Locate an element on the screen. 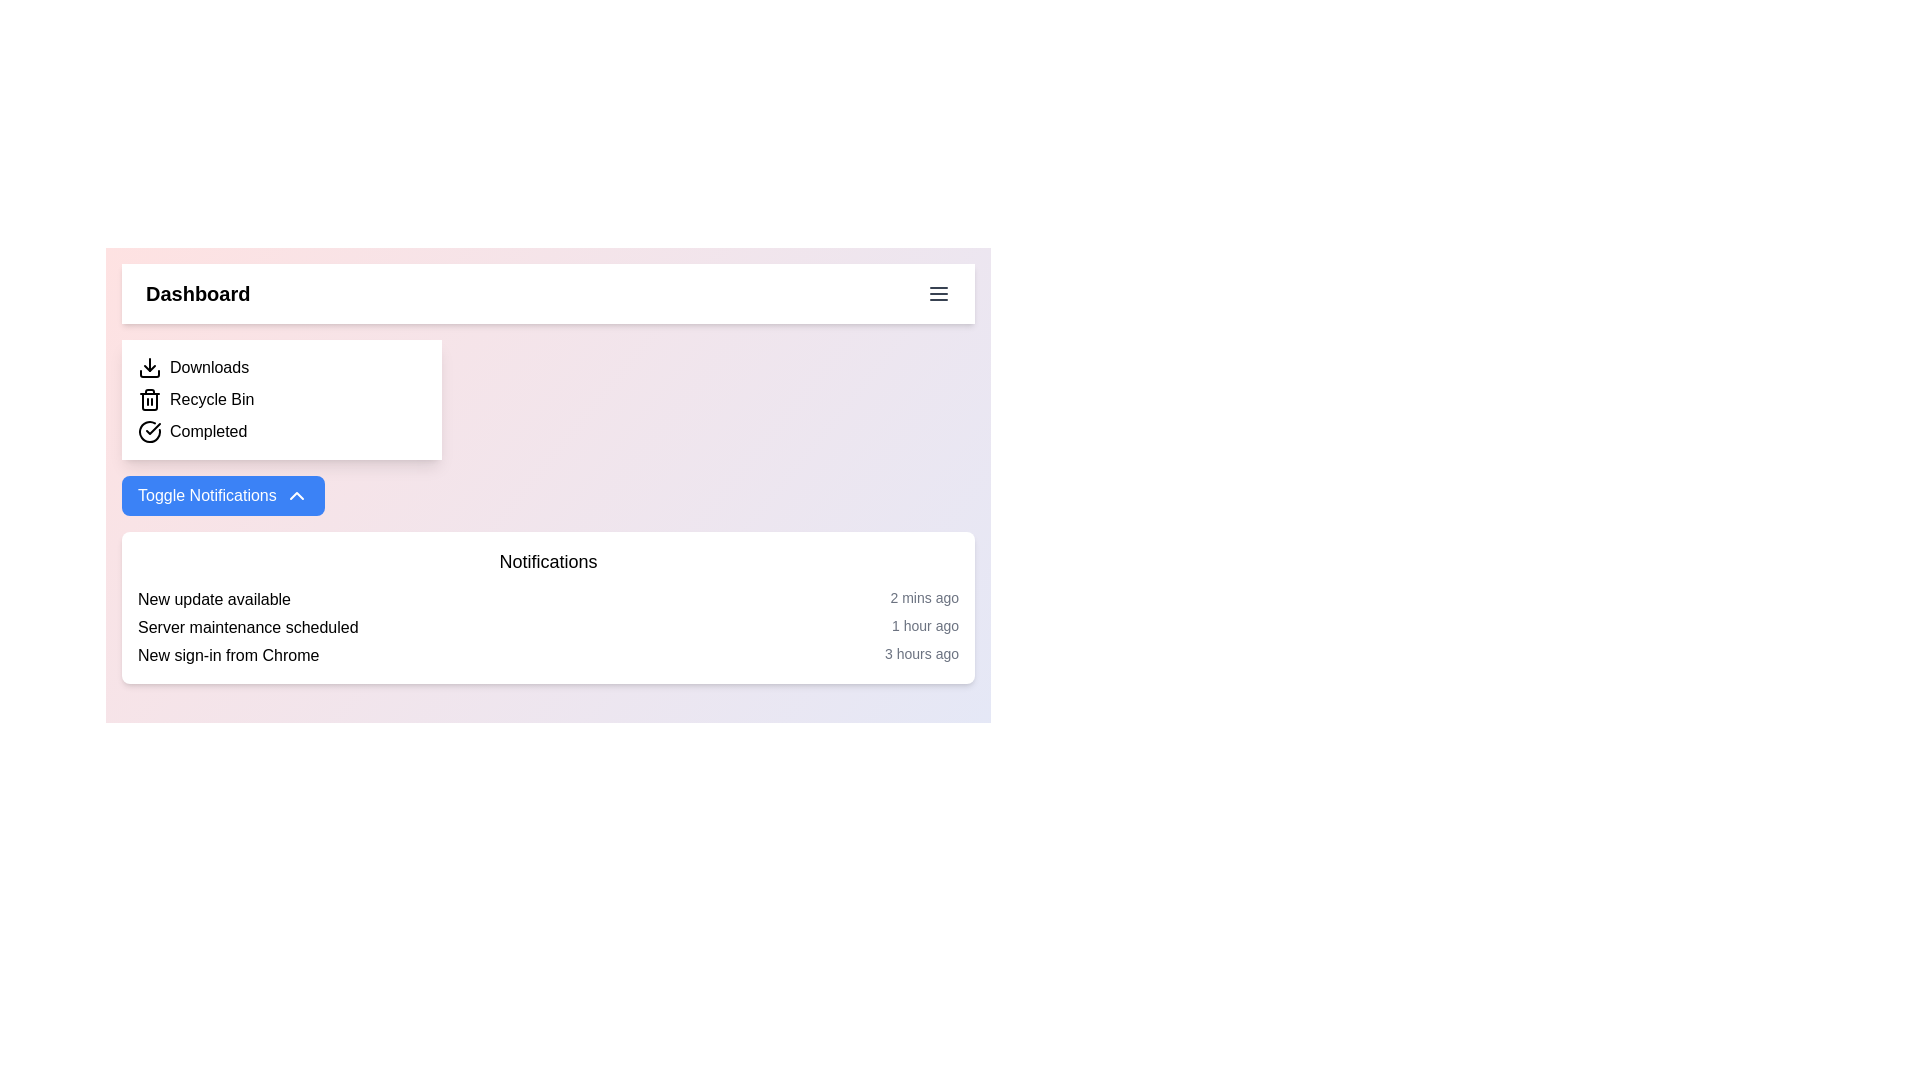  the 'Recycle Bin' icon (trash can stylized) in the vertical side menu is located at coordinates (148, 401).